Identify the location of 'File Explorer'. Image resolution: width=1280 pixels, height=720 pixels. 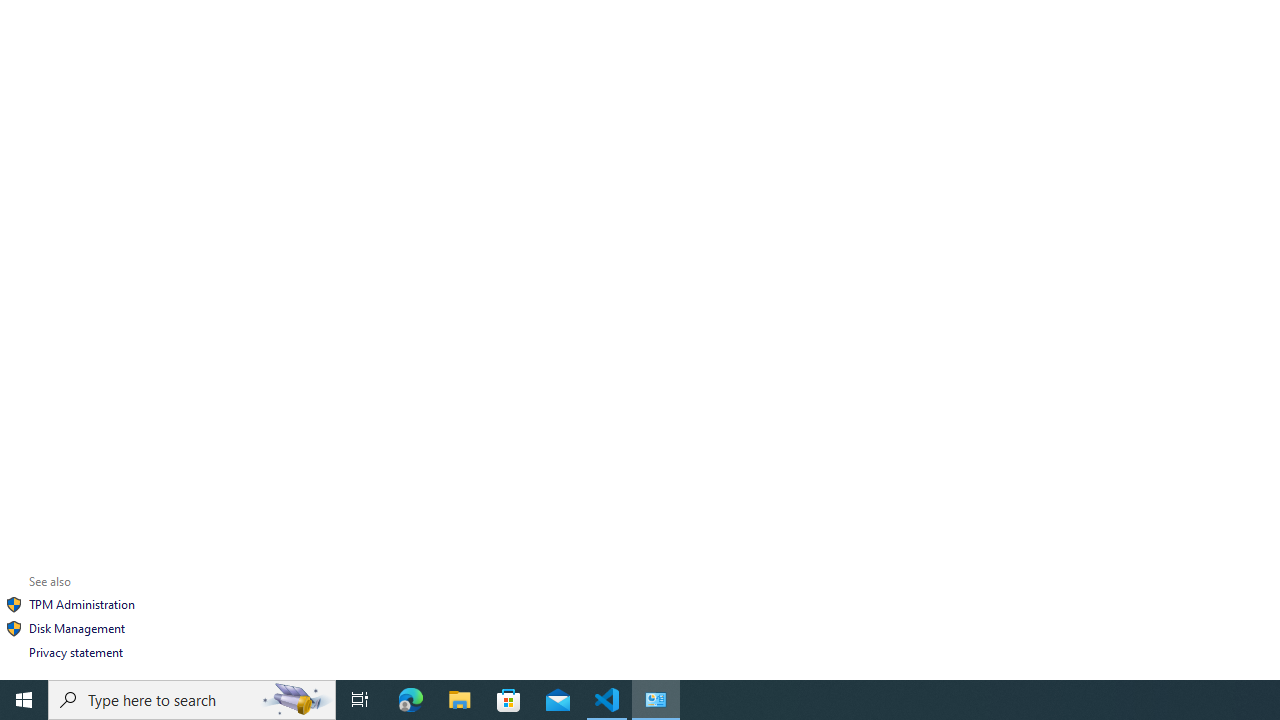
(459, 698).